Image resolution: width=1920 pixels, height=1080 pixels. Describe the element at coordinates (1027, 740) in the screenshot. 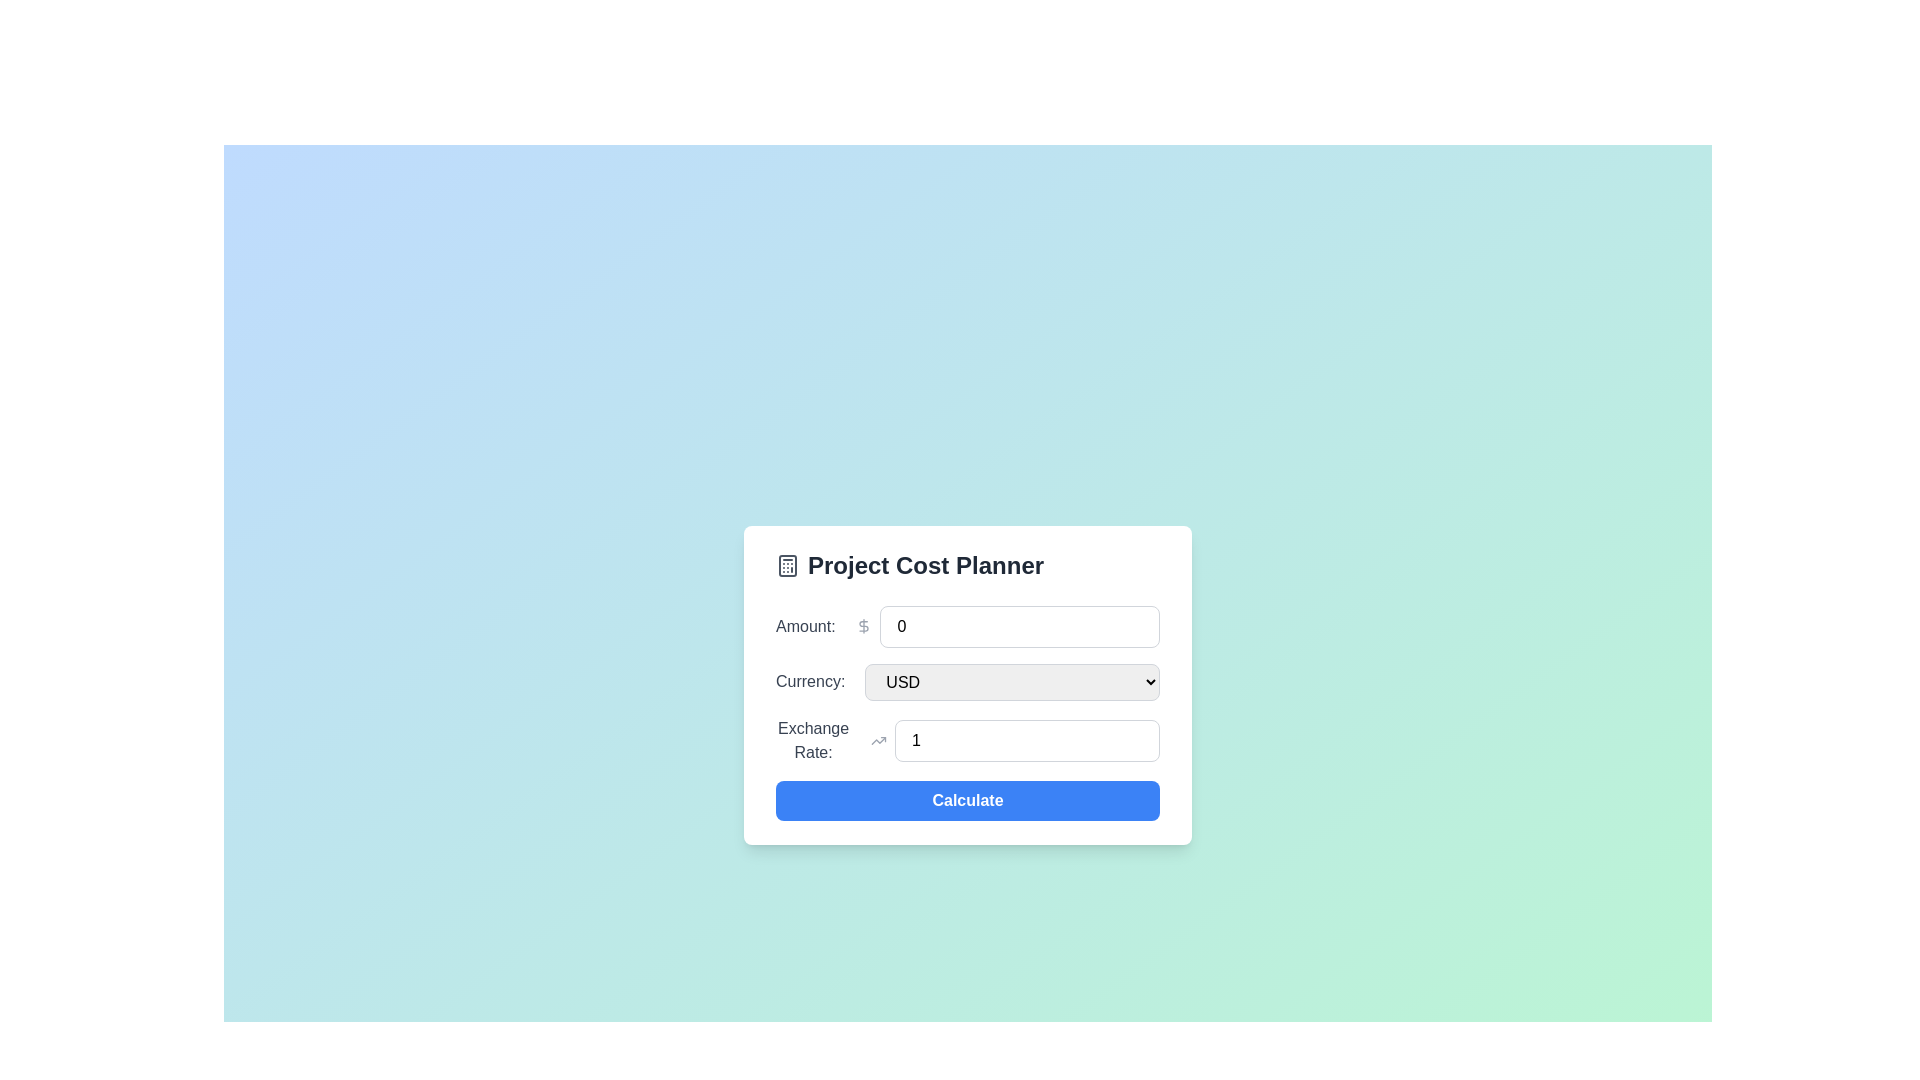

I see `the numerical input field for the exchange rate in the 'Project Cost Planner' form to focus on it` at that location.